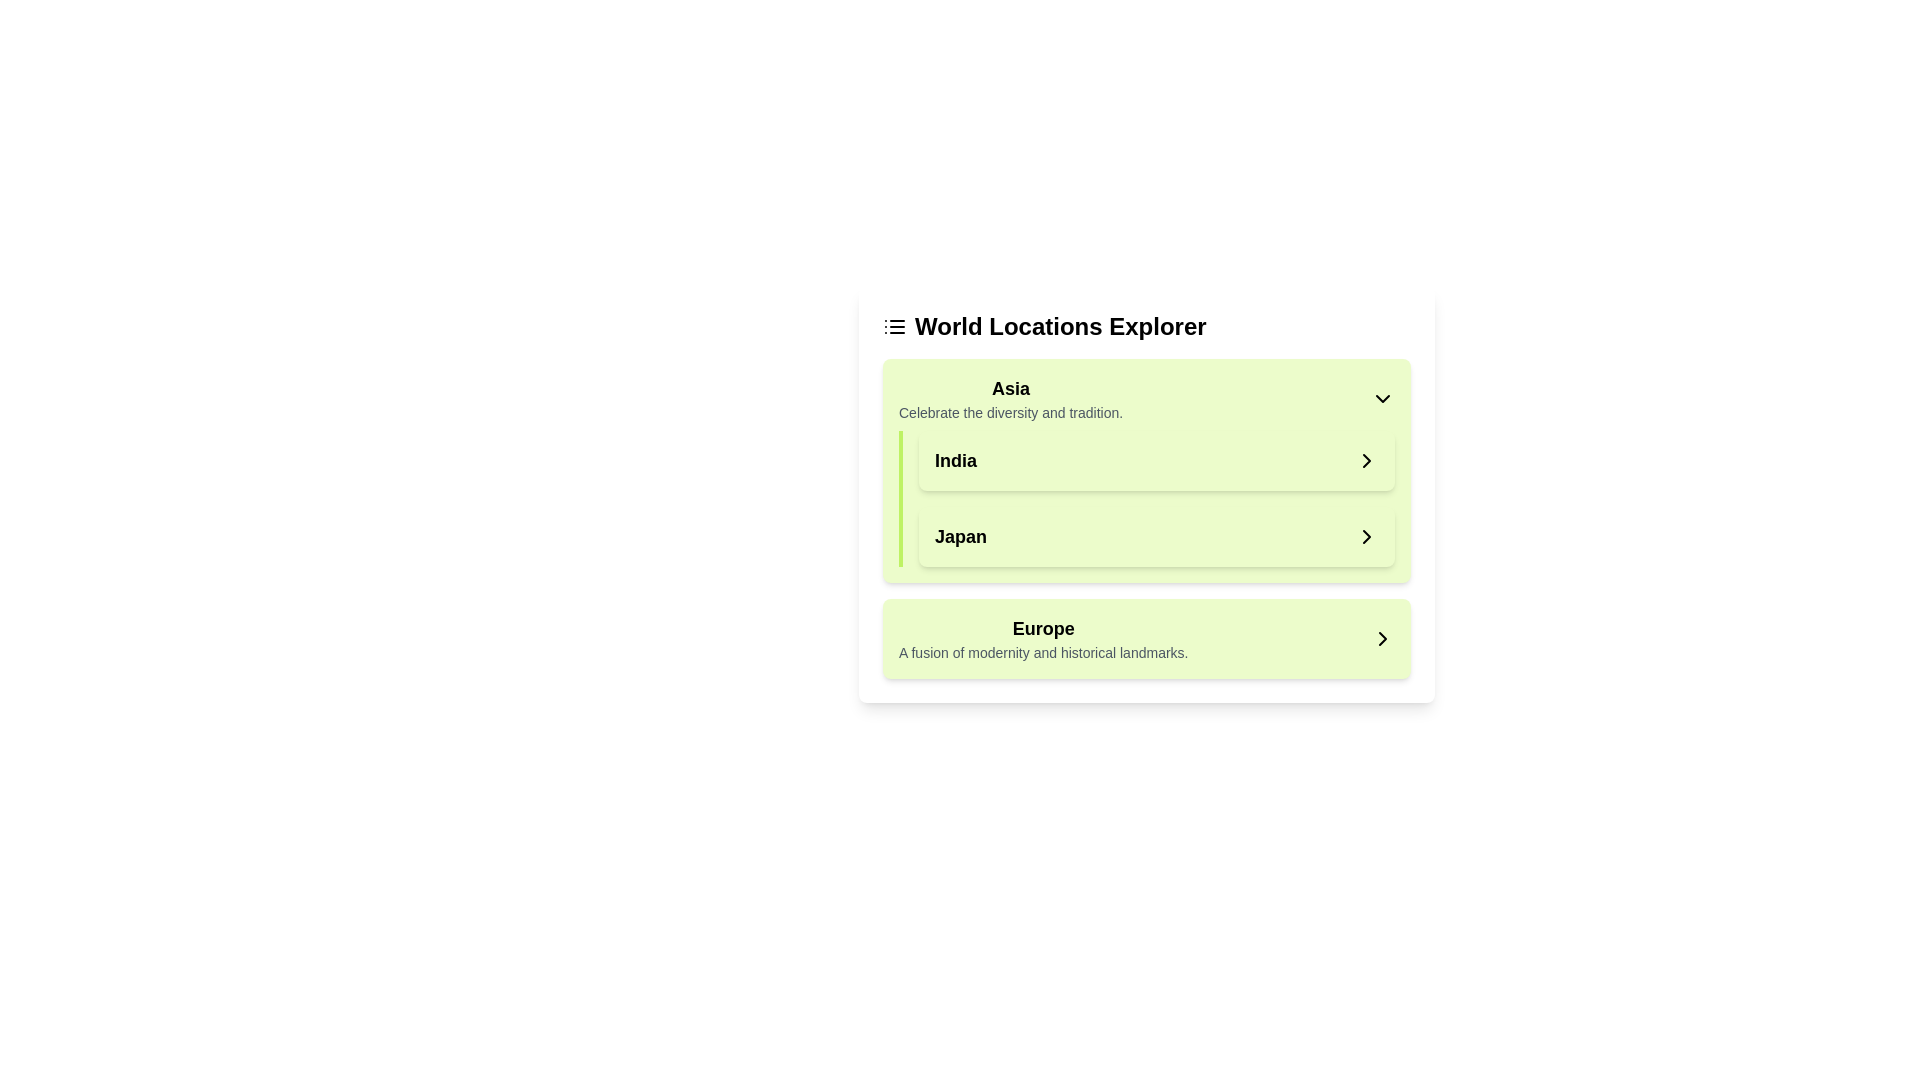 The width and height of the screenshot is (1920, 1080). Describe the element at coordinates (1011, 389) in the screenshot. I see `the bold text label 'Asia' which is positioned in the first section of the list group with light green backgrounds` at that location.